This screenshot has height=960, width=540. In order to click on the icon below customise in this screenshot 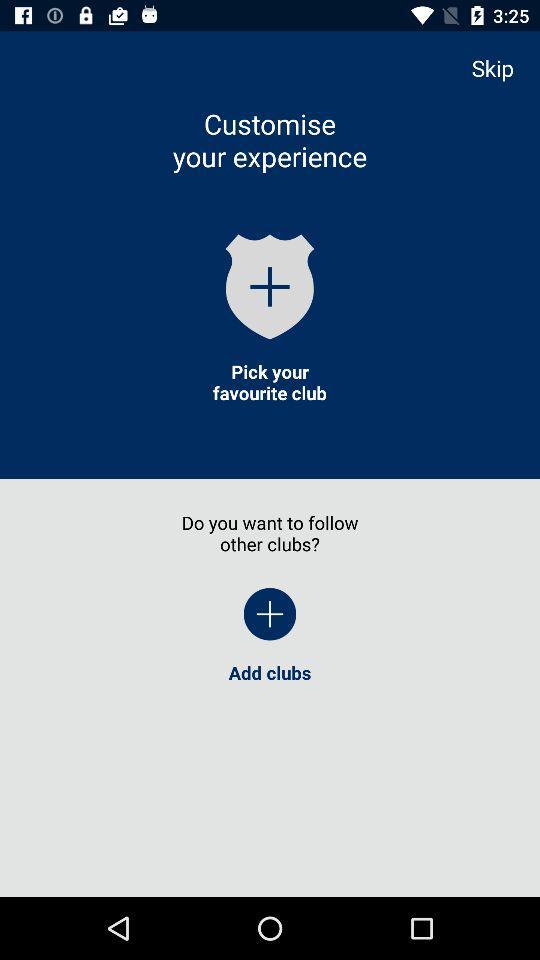, I will do `click(270, 285)`.